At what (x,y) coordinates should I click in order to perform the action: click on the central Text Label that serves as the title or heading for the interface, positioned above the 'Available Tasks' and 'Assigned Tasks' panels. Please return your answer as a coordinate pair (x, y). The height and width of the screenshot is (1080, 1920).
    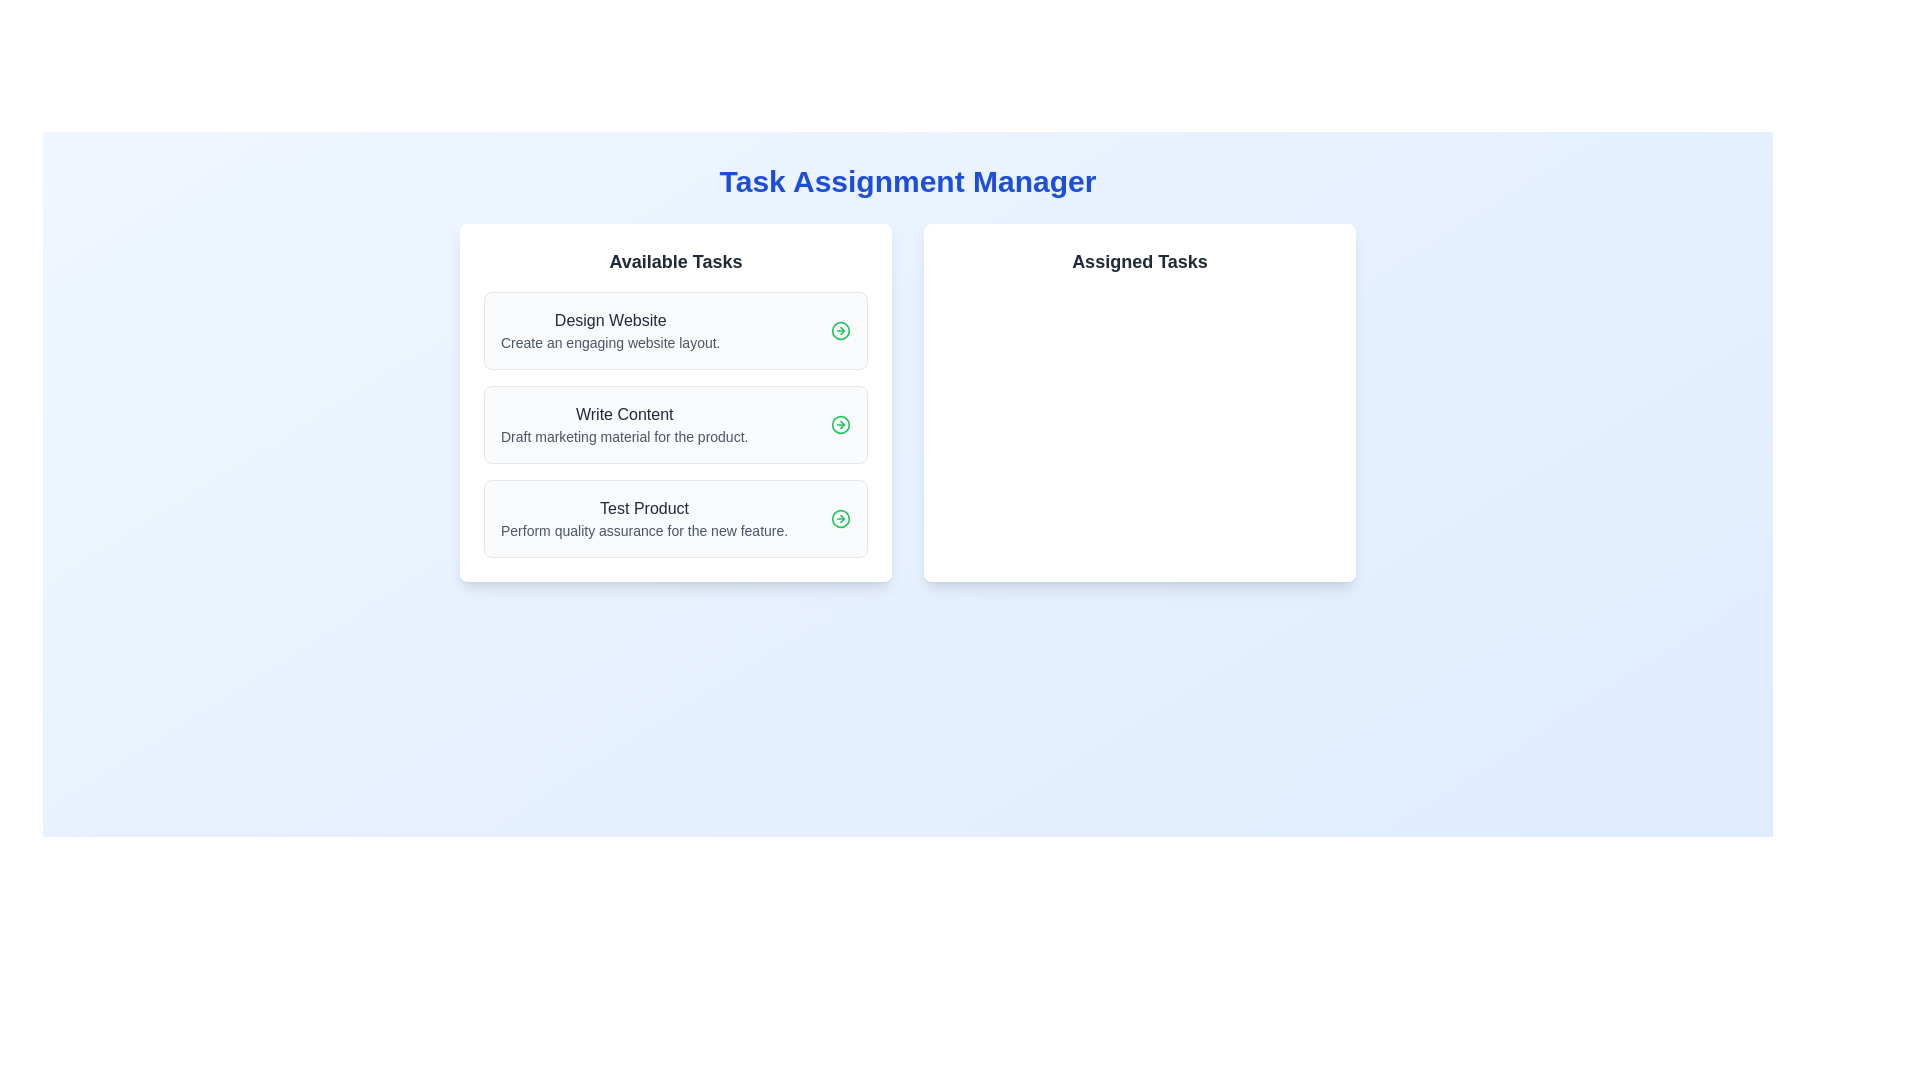
    Looking at the image, I should click on (906, 181).